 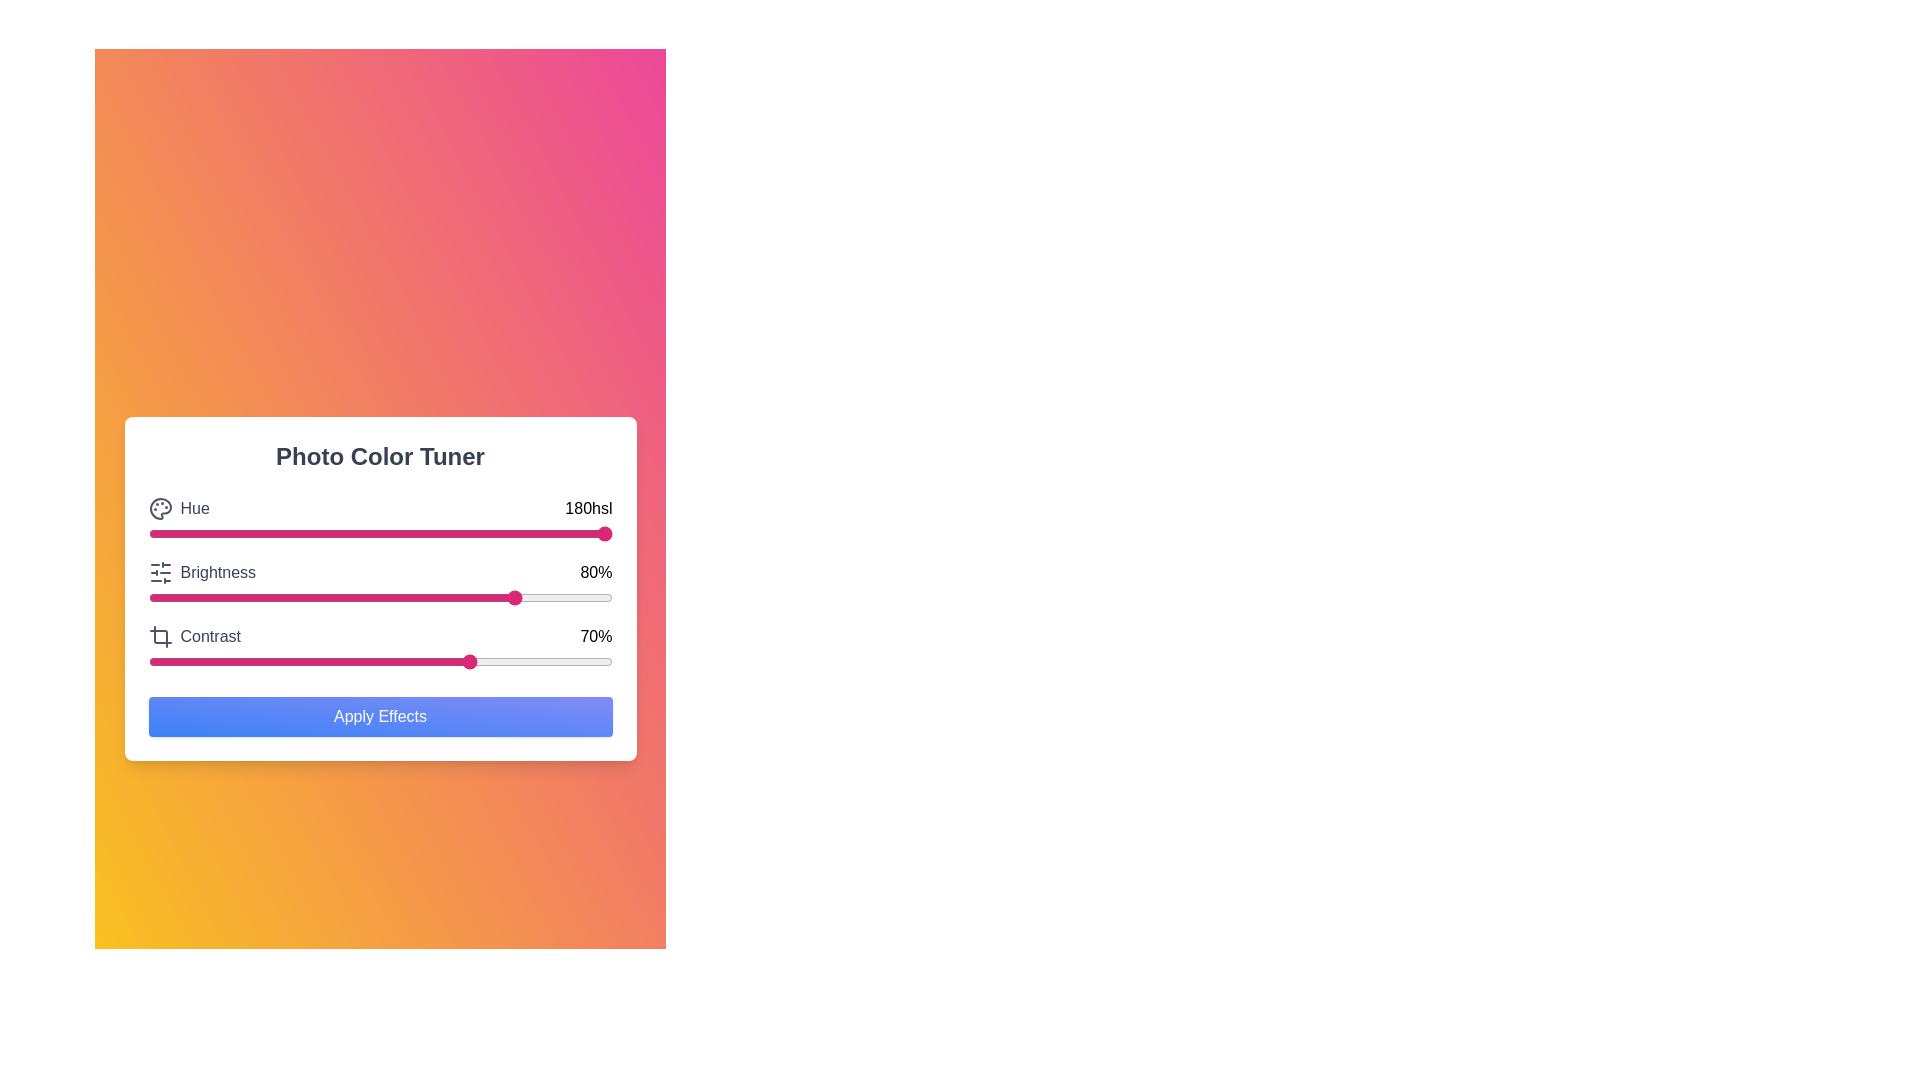 I want to click on the brightness slider to set the brightness to 0%, so click(x=147, y=596).